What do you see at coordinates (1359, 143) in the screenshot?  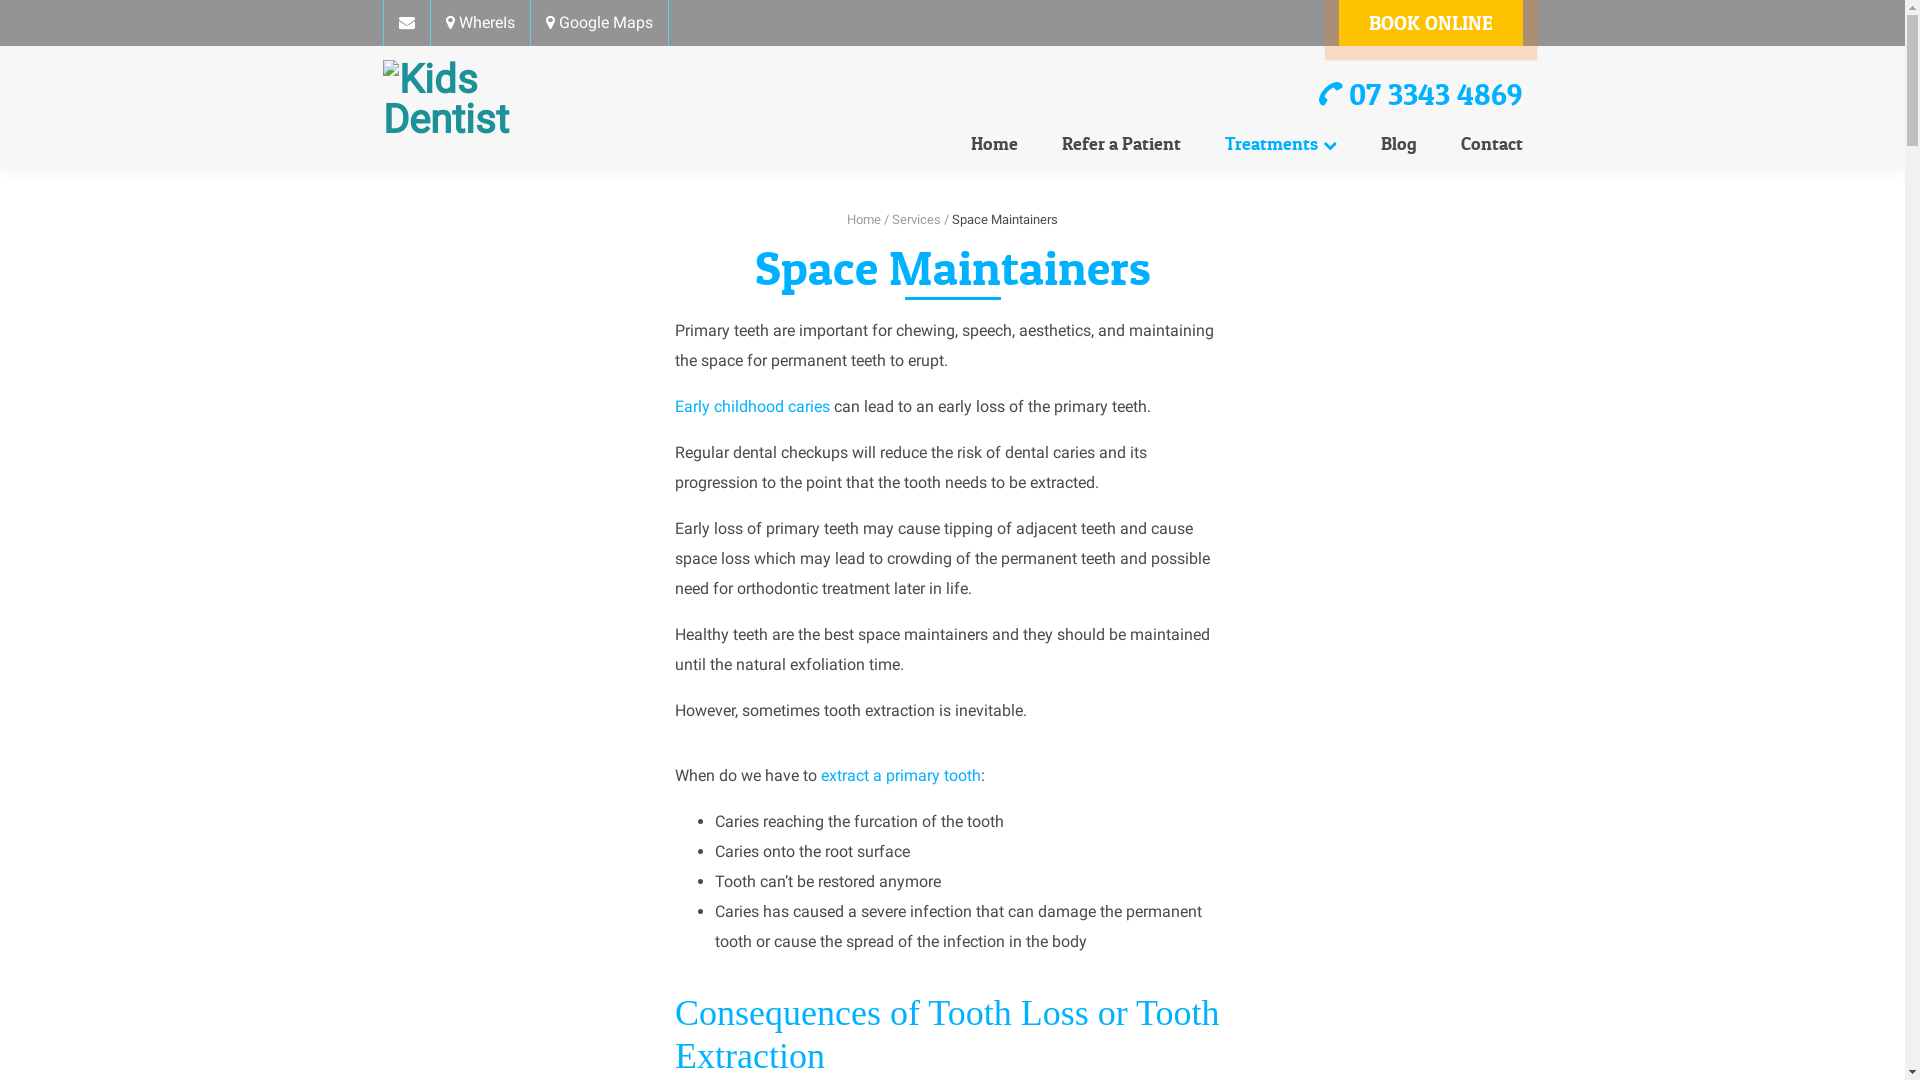 I see `'Blog'` at bounding box center [1359, 143].